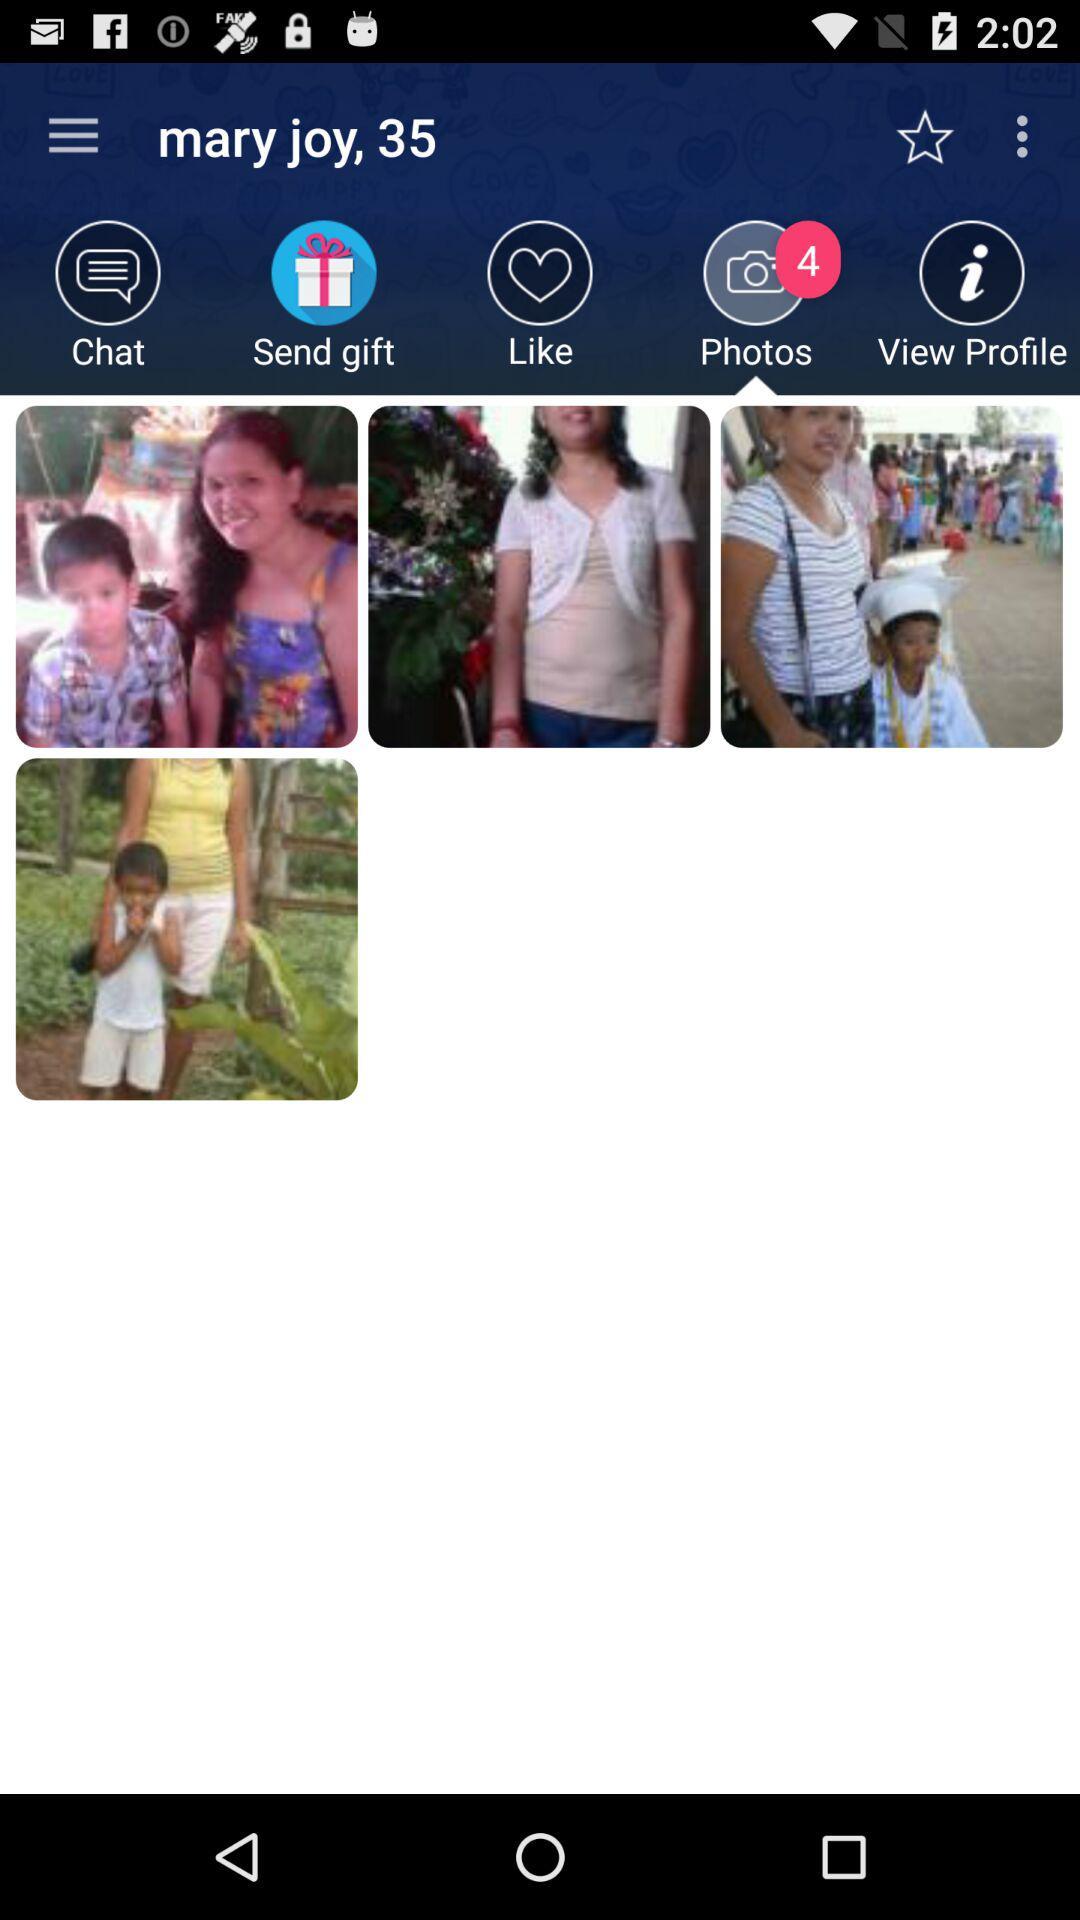 This screenshot has width=1080, height=1920. Describe the element at coordinates (1027, 136) in the screenshot. I see `the button next to star button` at that location.